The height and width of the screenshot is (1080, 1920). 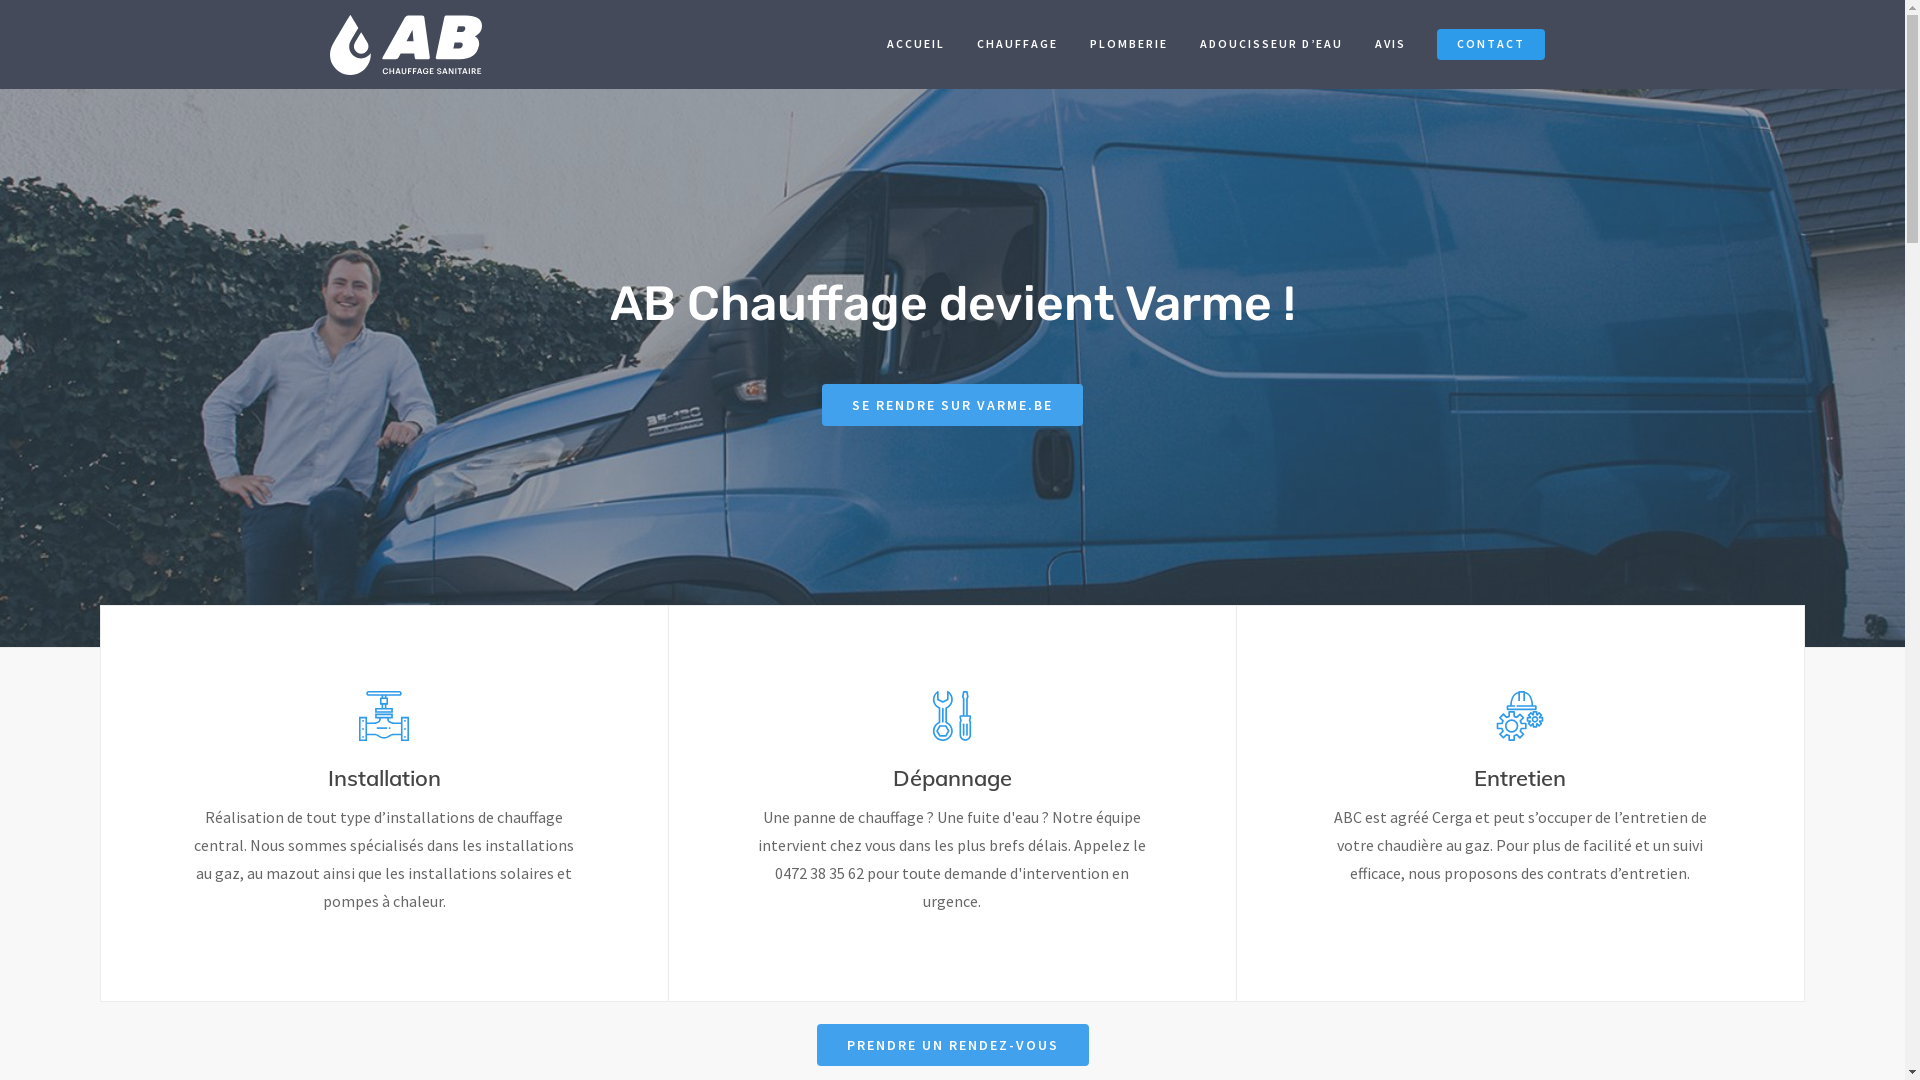 What do you see at coordinates (1128, 50) in the screenshot?
I see `'PLOMBERIE'` at bounding box center [1128, 50].